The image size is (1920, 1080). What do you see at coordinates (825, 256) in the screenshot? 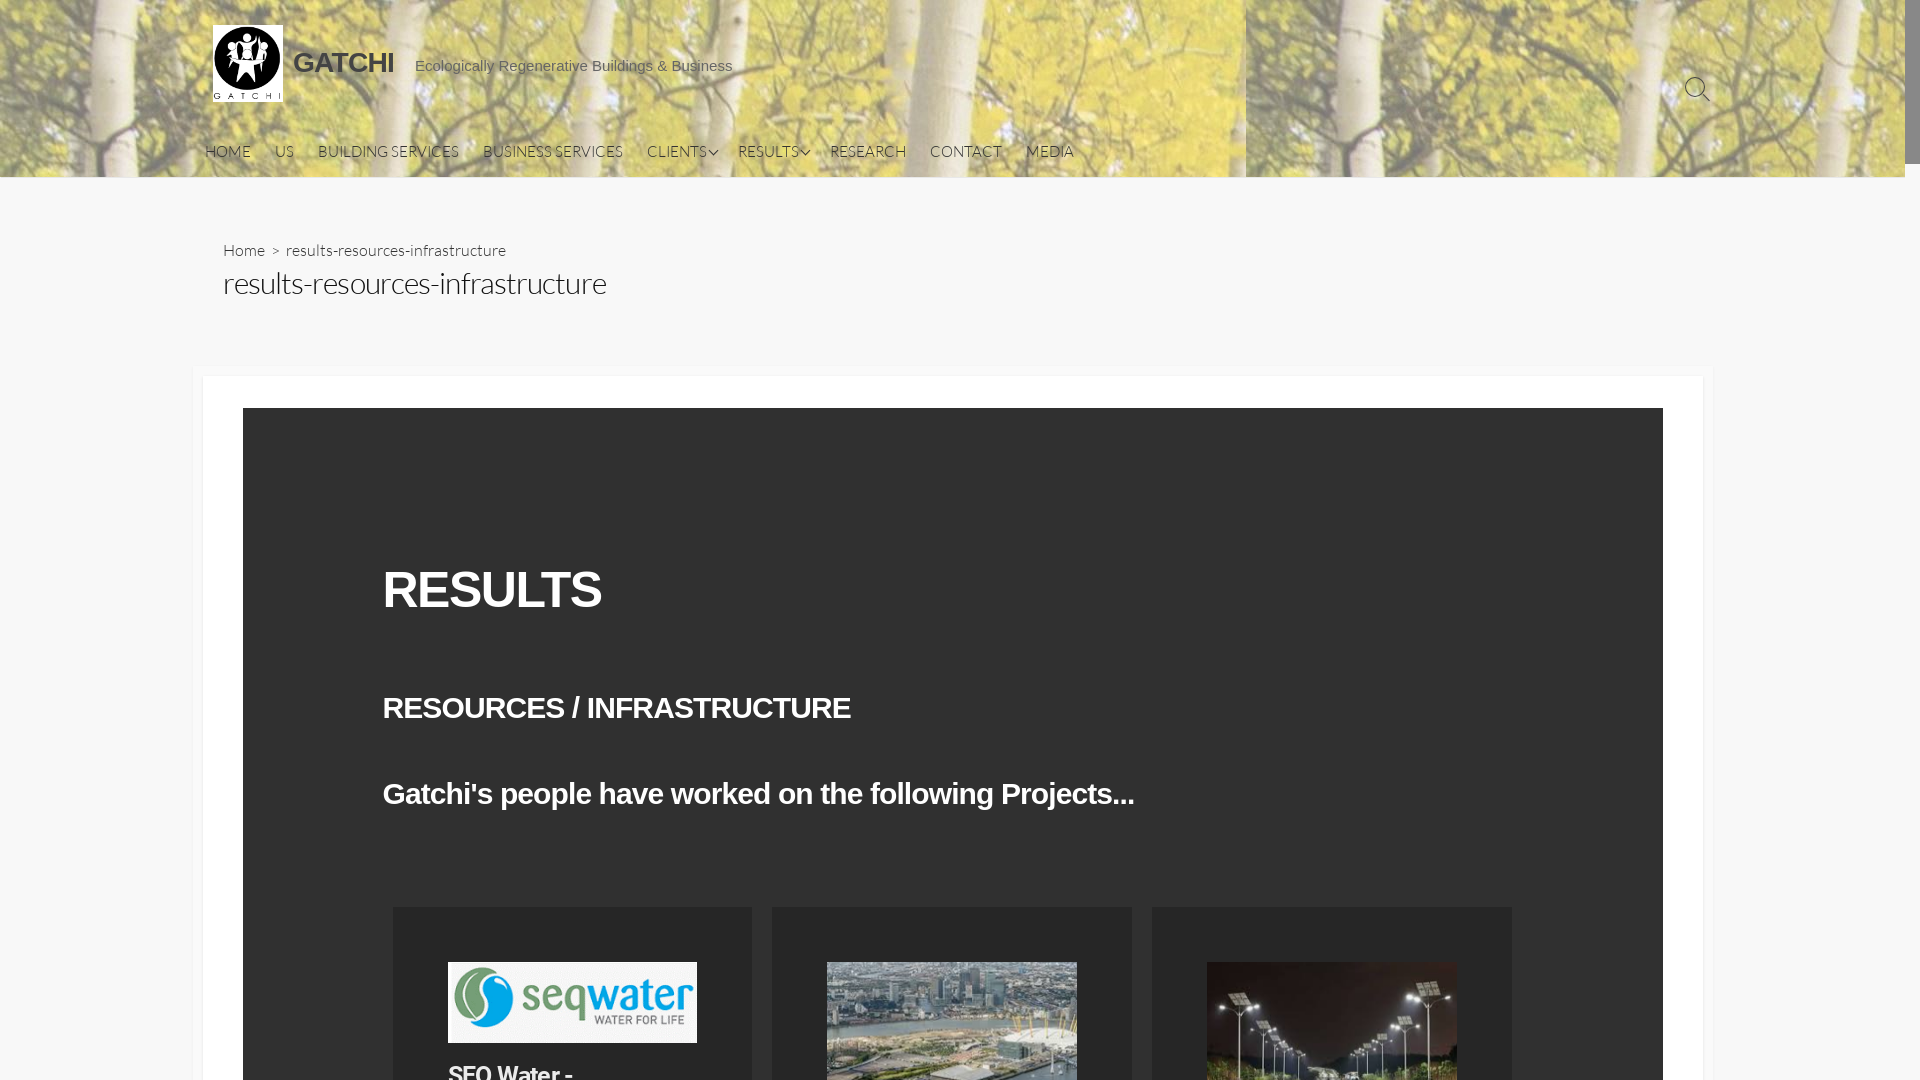
I see `'Government/Councils'` at bounding box center [825, 256].